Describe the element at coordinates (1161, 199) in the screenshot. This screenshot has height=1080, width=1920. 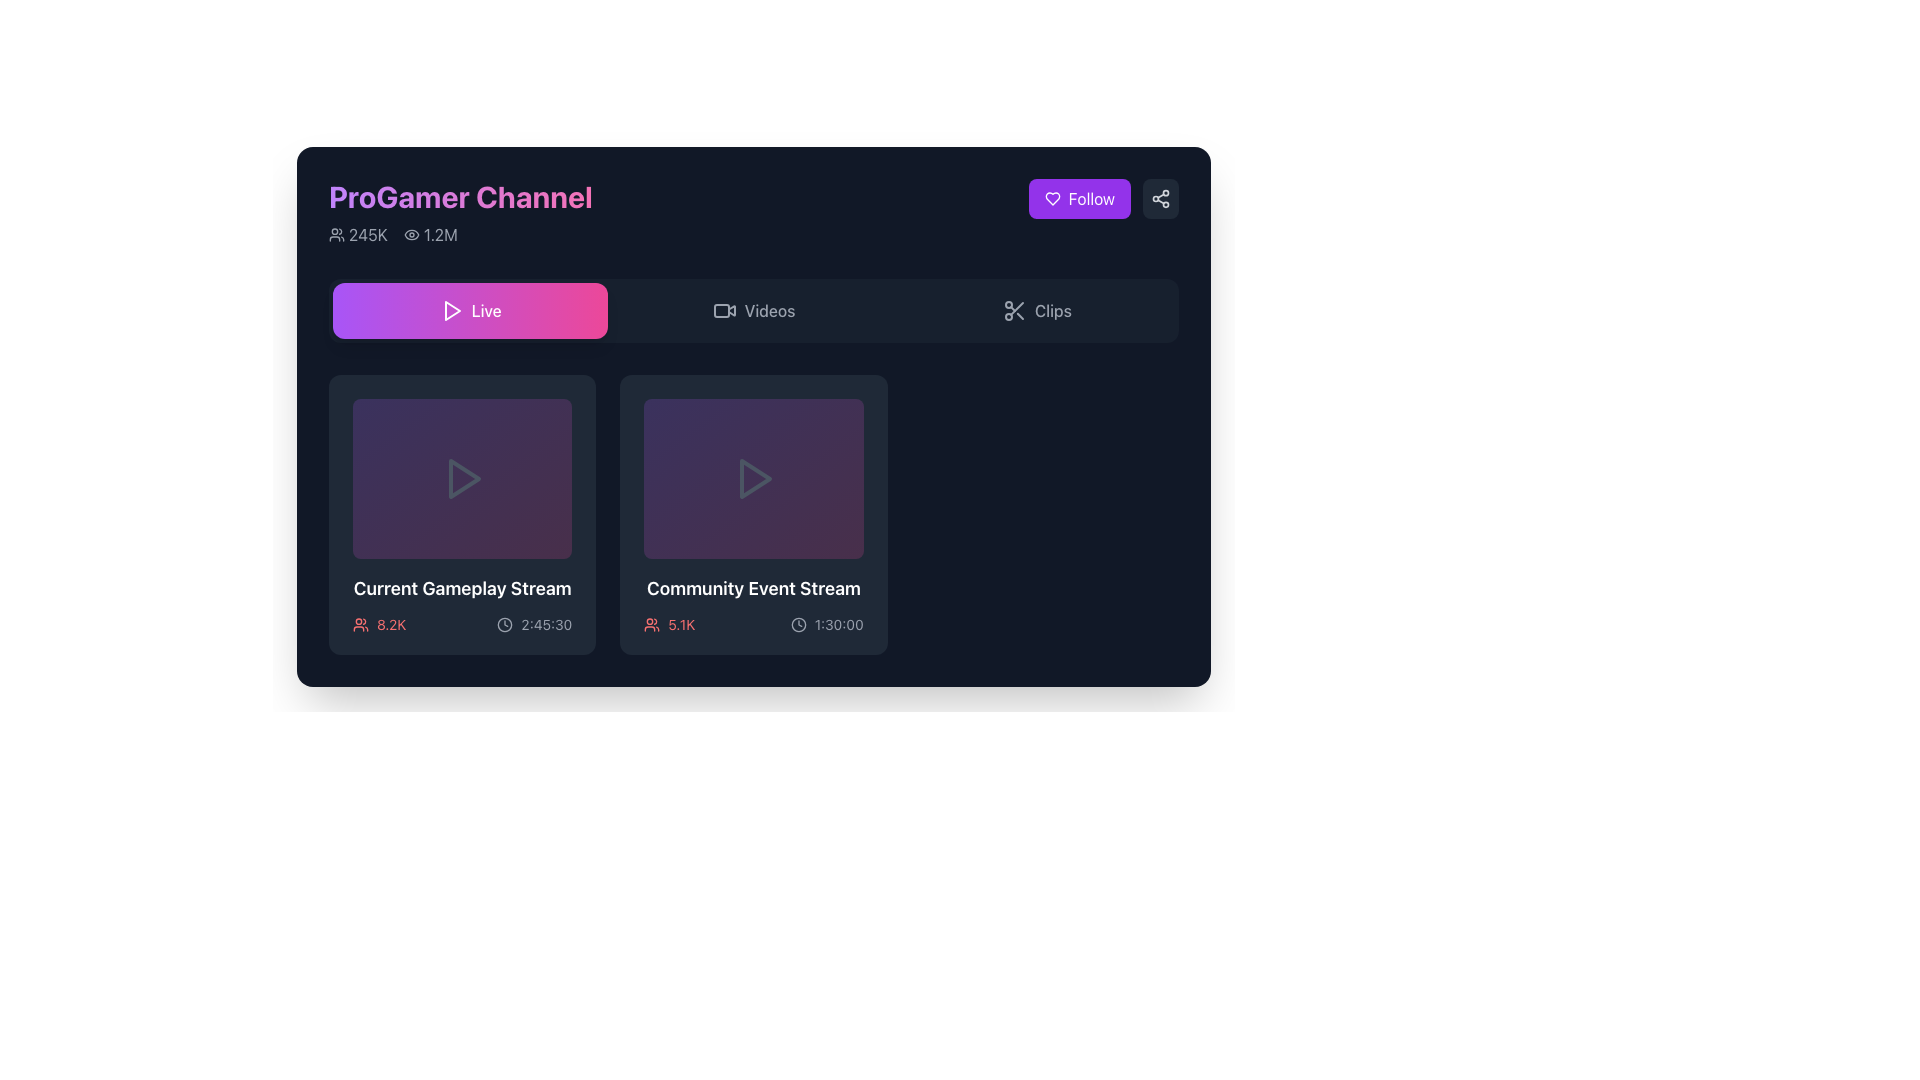
I see `the small button with a share icon, which is the rightmost button in the group of action buttons` at that location.